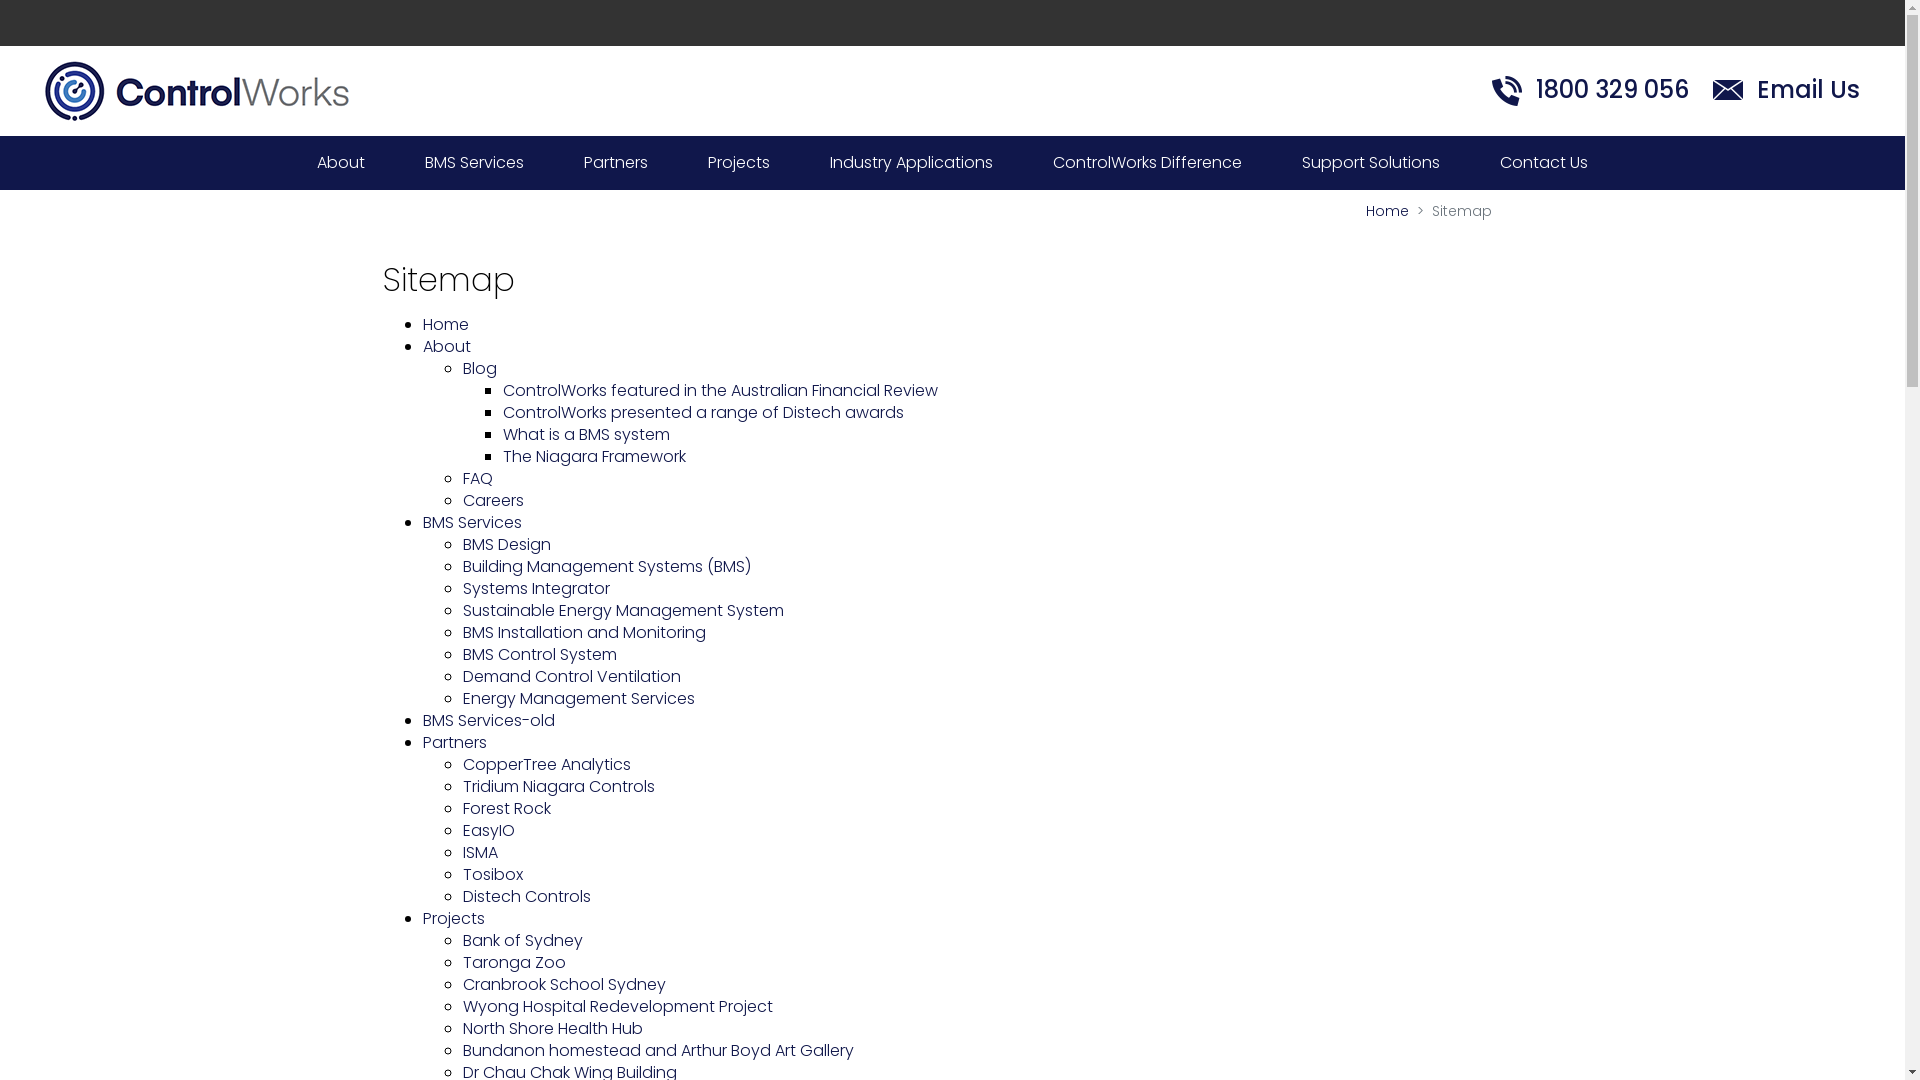 Image resolution: width=1920 pixels, height=1080 pixels. What do you see at coordinates (535, 587) in the screenshot?
I see `'Systems Integrator'` at bounding box center [535, 587].